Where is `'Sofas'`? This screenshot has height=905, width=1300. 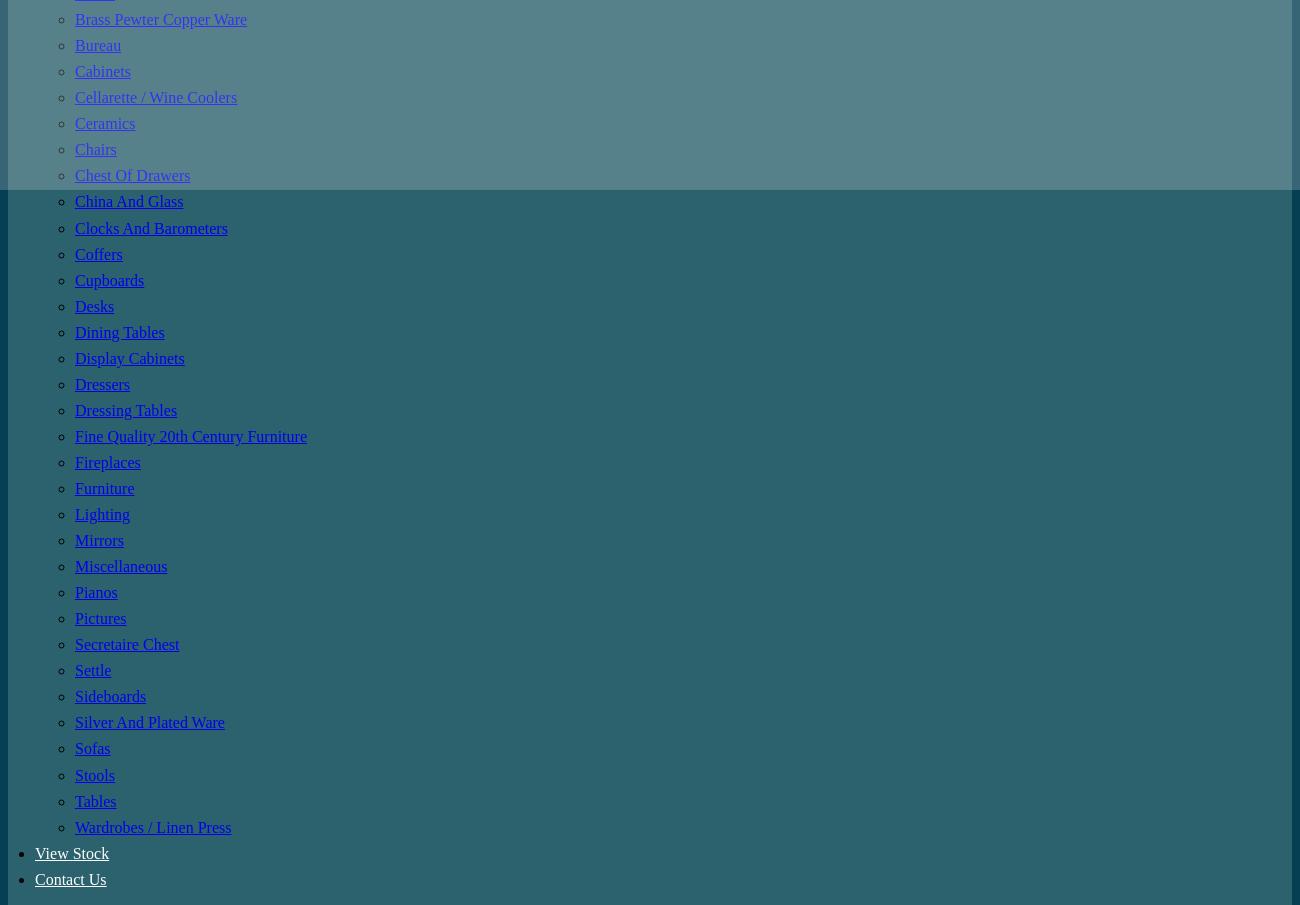 'Sofas' is located at coordinates (92, 747).